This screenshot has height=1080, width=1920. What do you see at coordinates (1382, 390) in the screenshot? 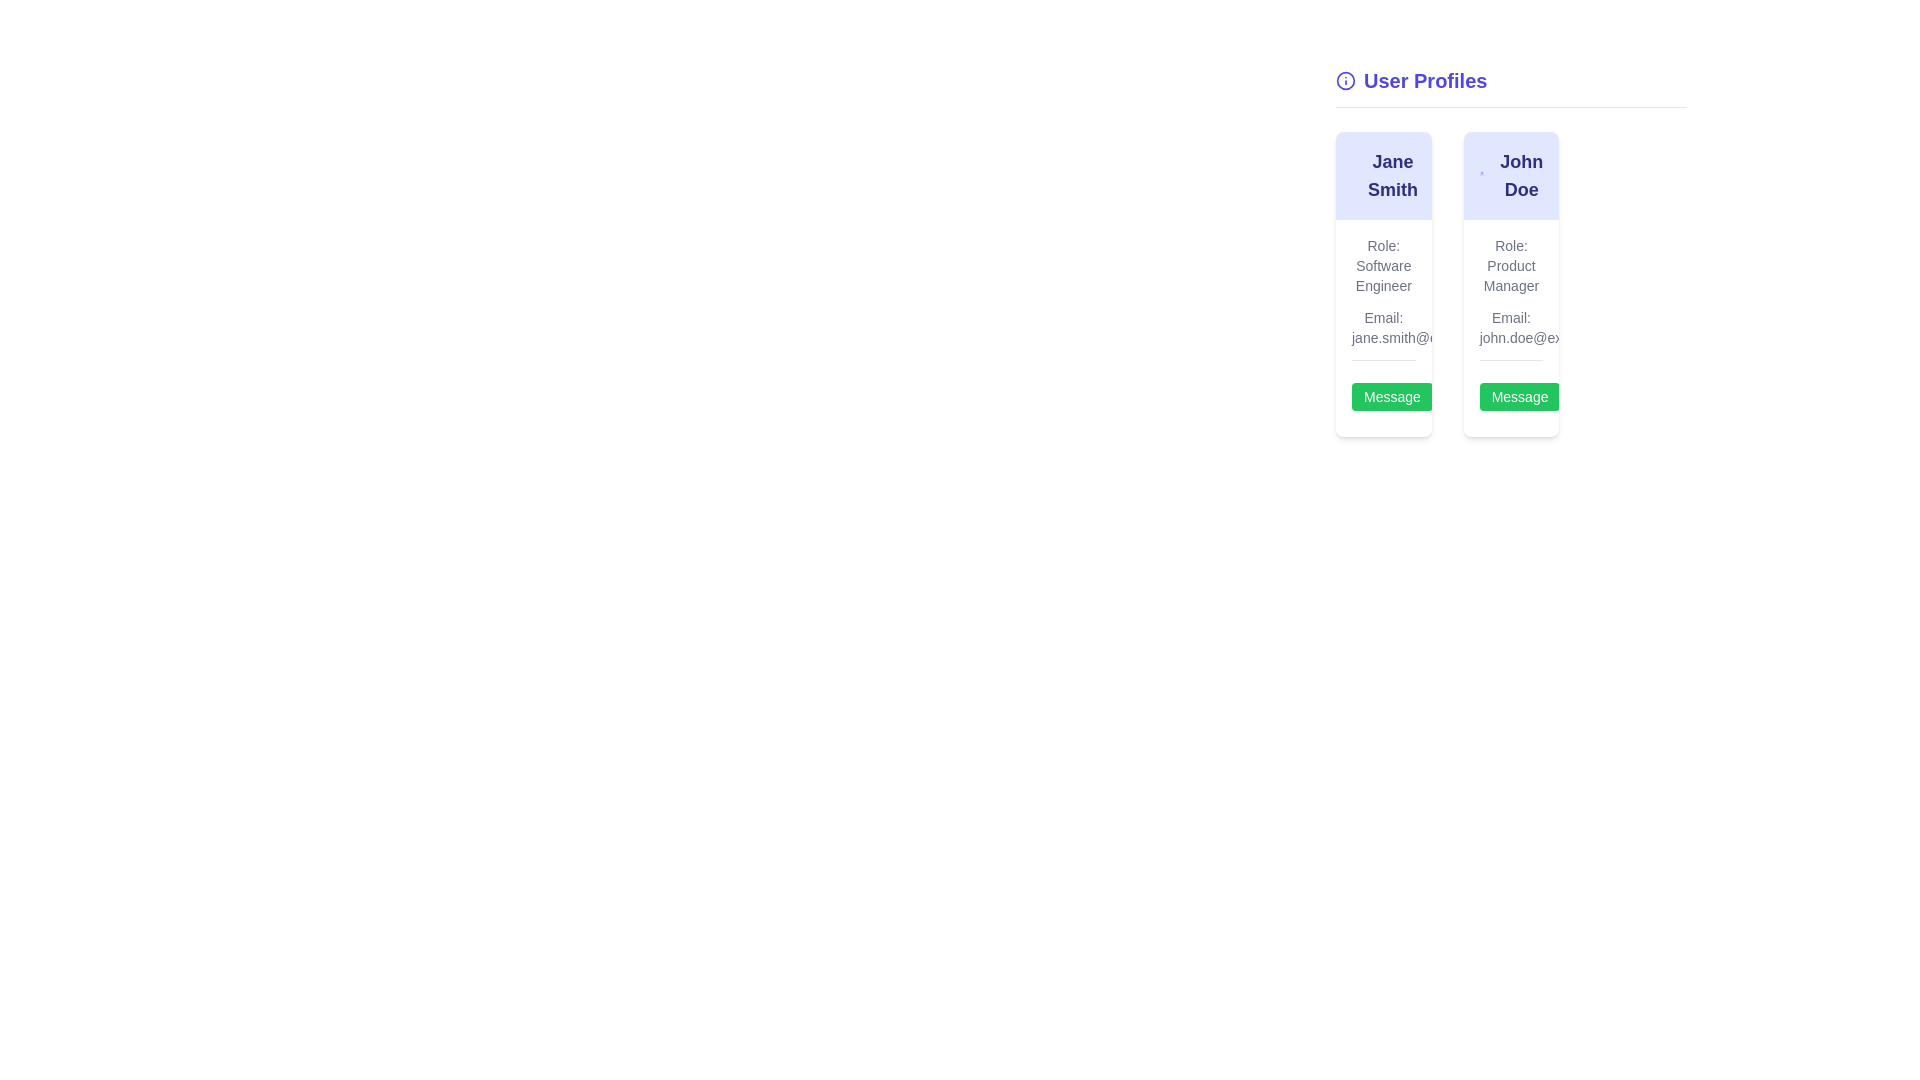
I see `the button located at the bottom-right corner of the 'Jane Smith' profile card to initiate a messaging action` at bounding box center [1382, 390].